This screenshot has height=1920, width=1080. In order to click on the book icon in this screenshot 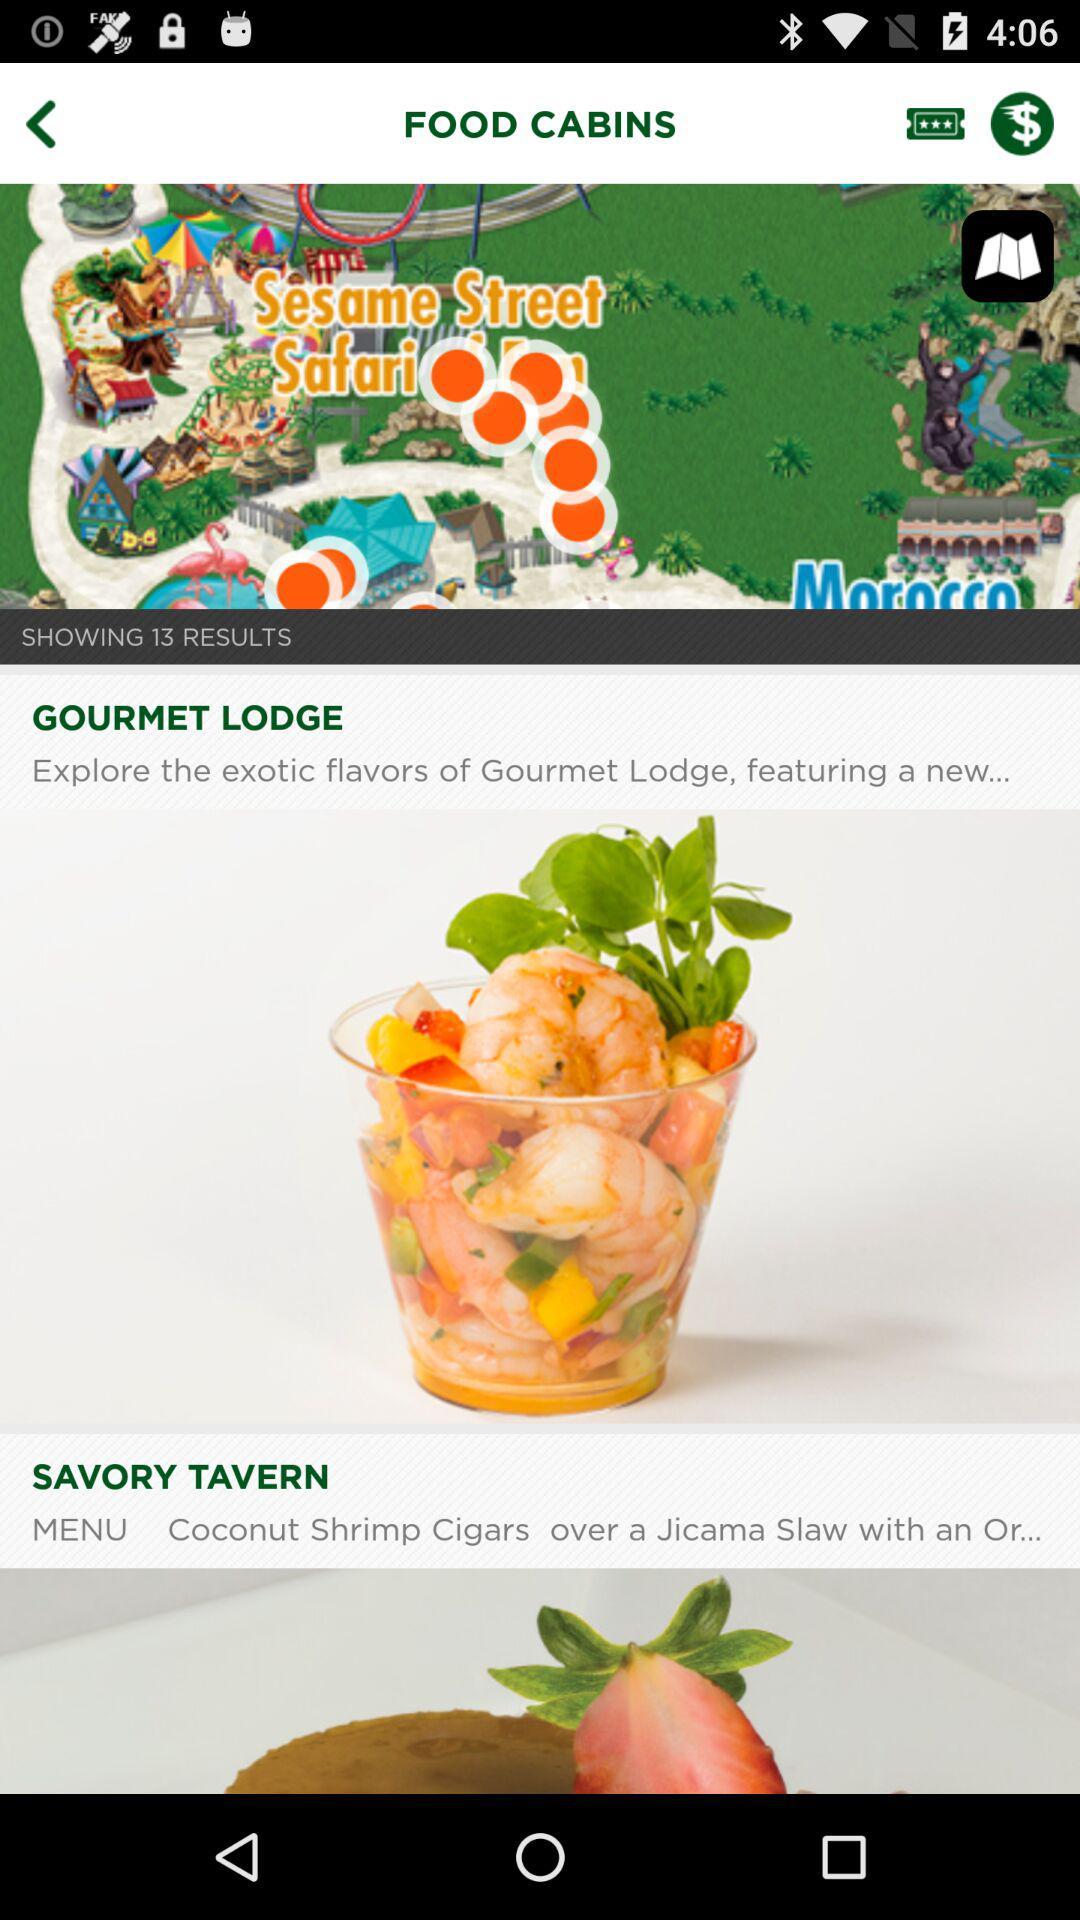, I will do `click(1007, 273)`.